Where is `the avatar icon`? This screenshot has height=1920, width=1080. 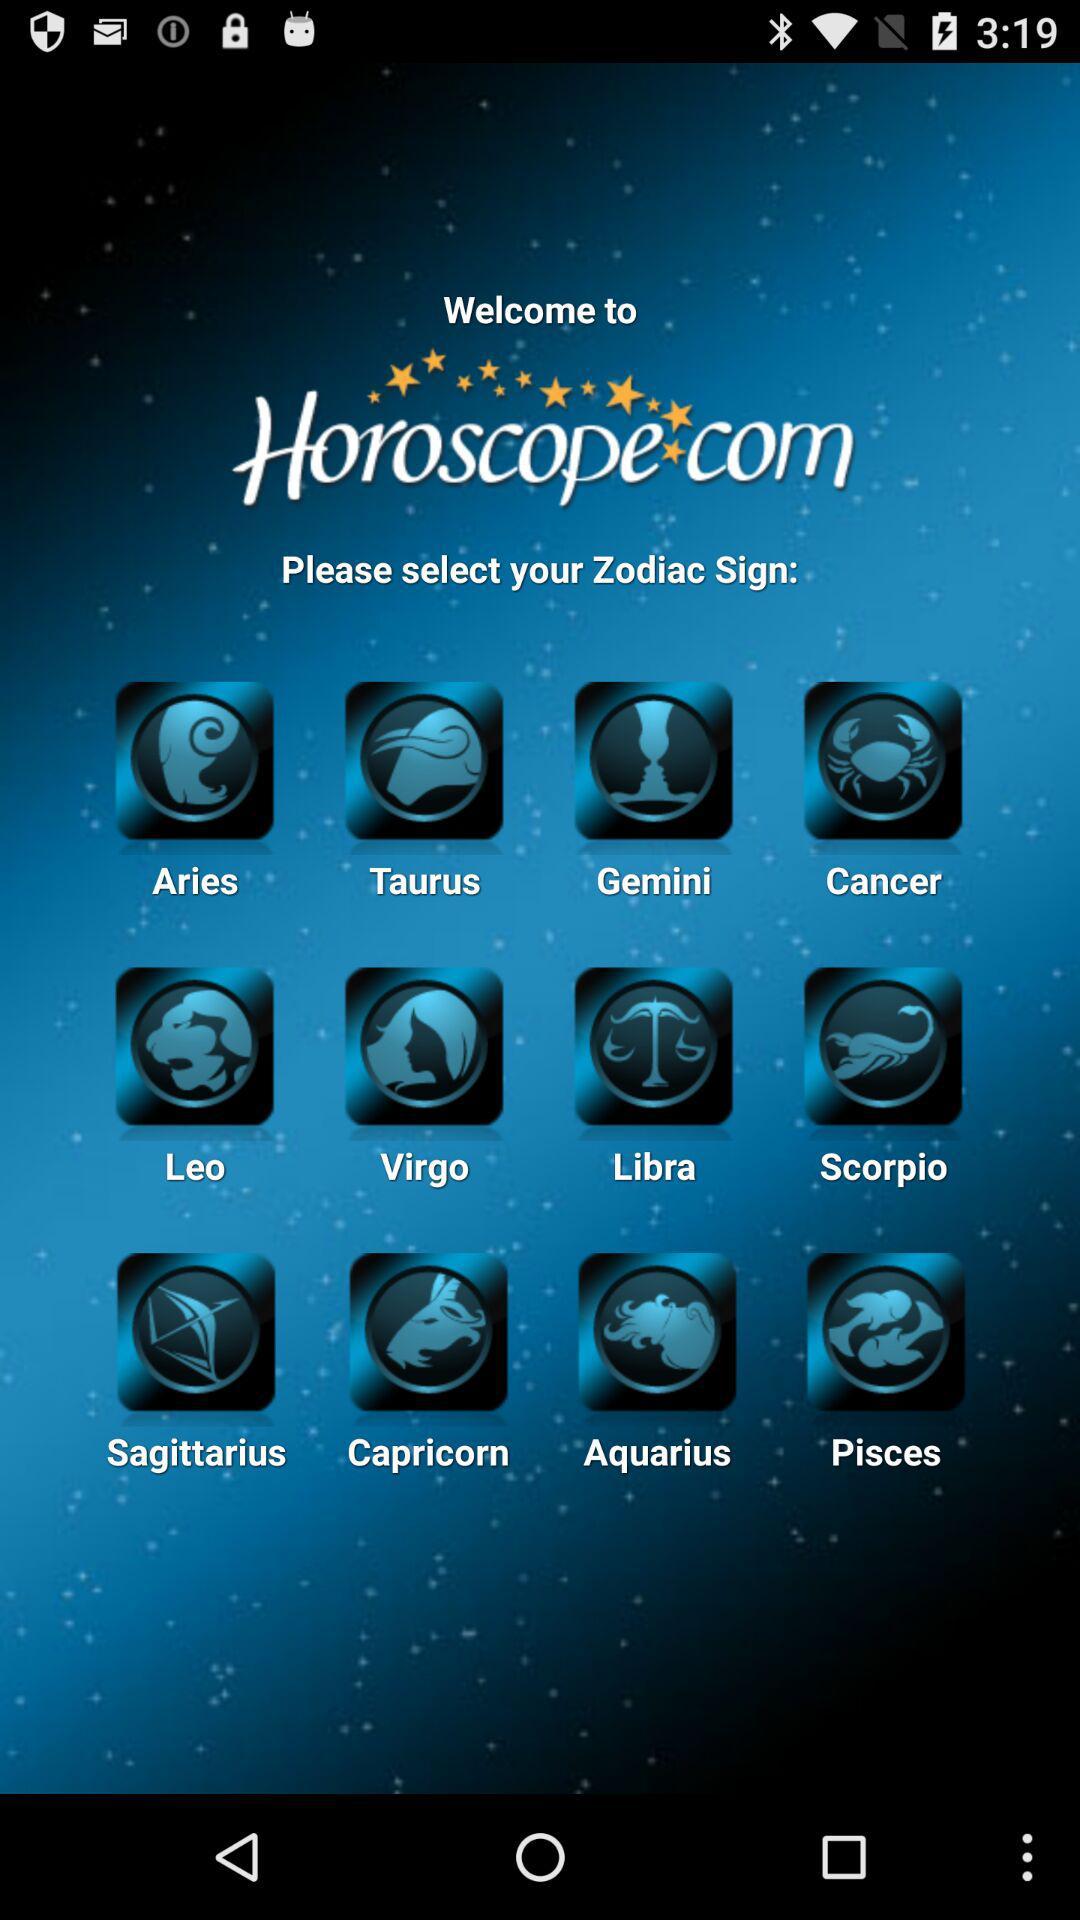 the avatar icon is located at coordinates (653, 811).